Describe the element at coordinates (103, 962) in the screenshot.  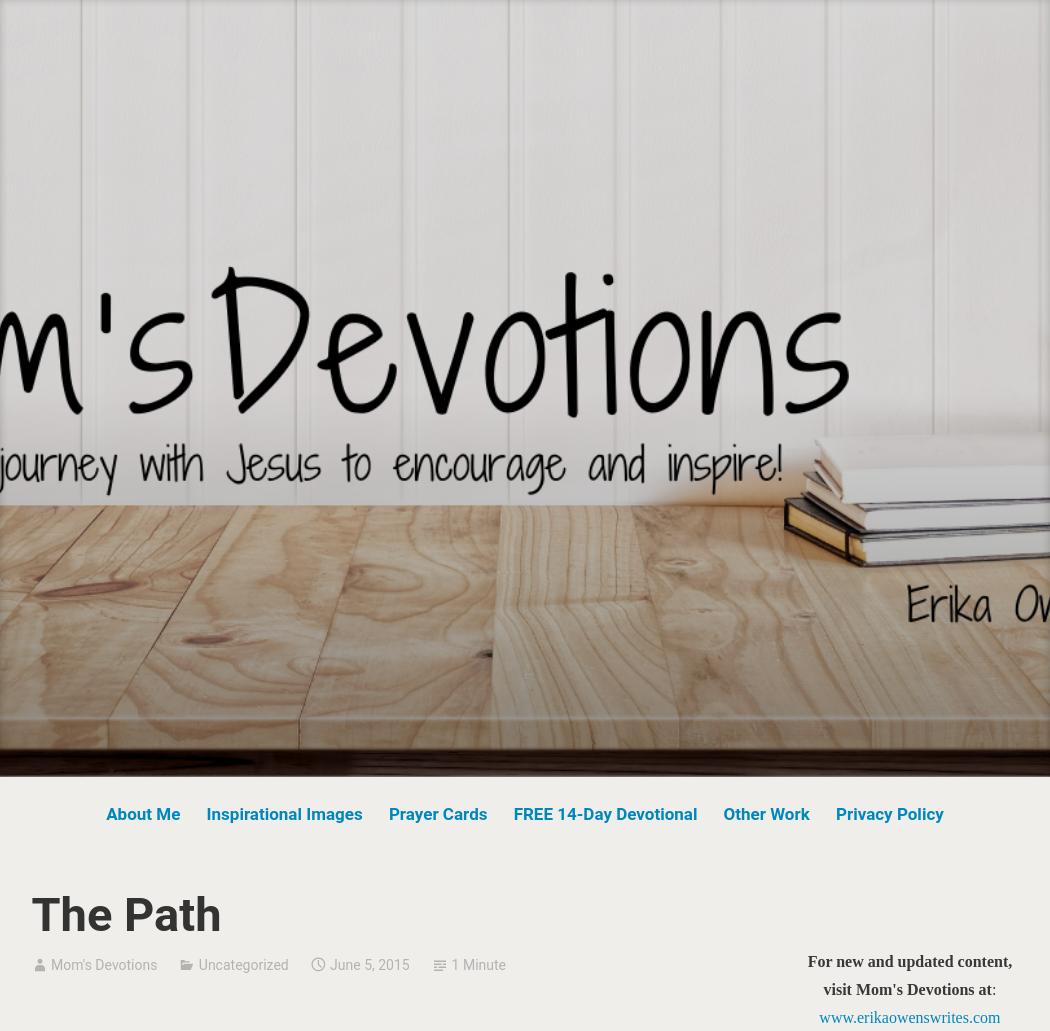
I see `'Mom's Devotions'` at that location.